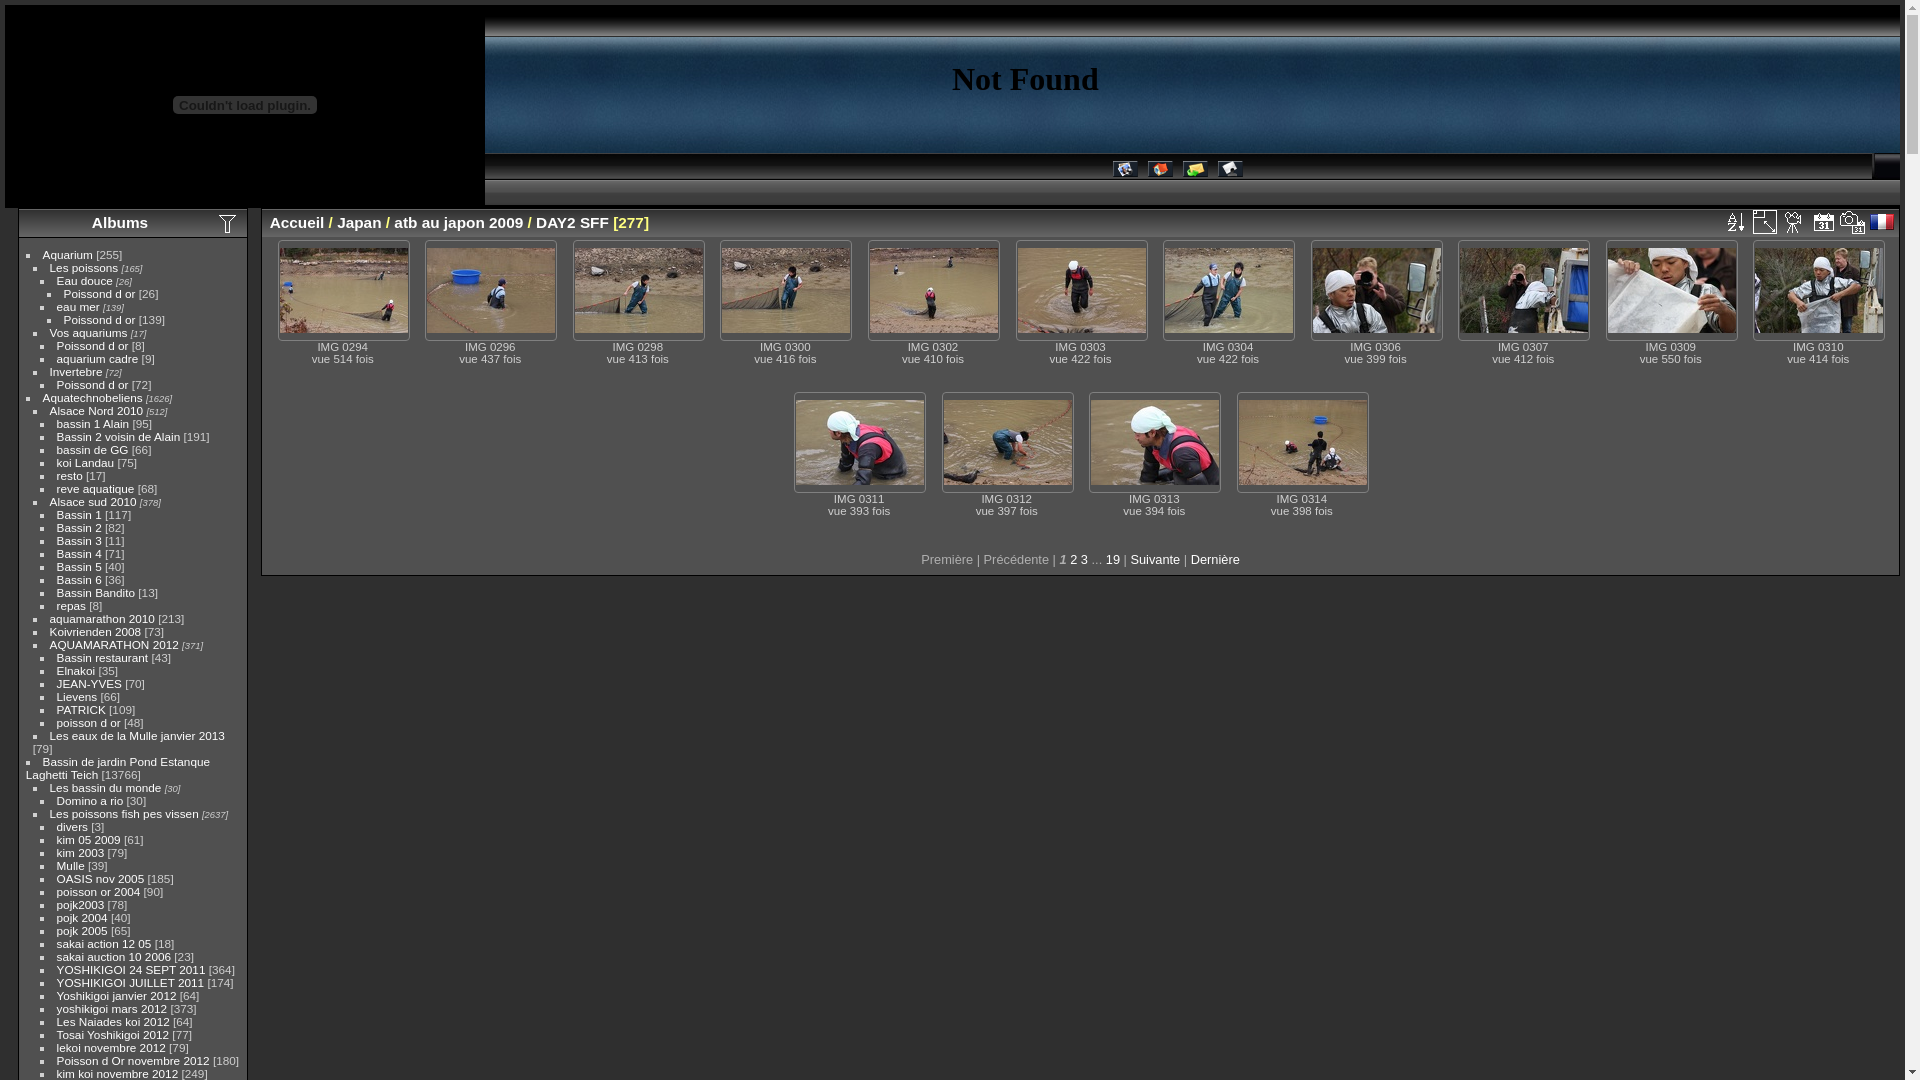 This screenshot has width=1920, height=1080. What do you see at coordinates (57, 995) in the screenshot?
I see `'Yoshikigoi janvier 2012'` at bounding box center [57, 995].